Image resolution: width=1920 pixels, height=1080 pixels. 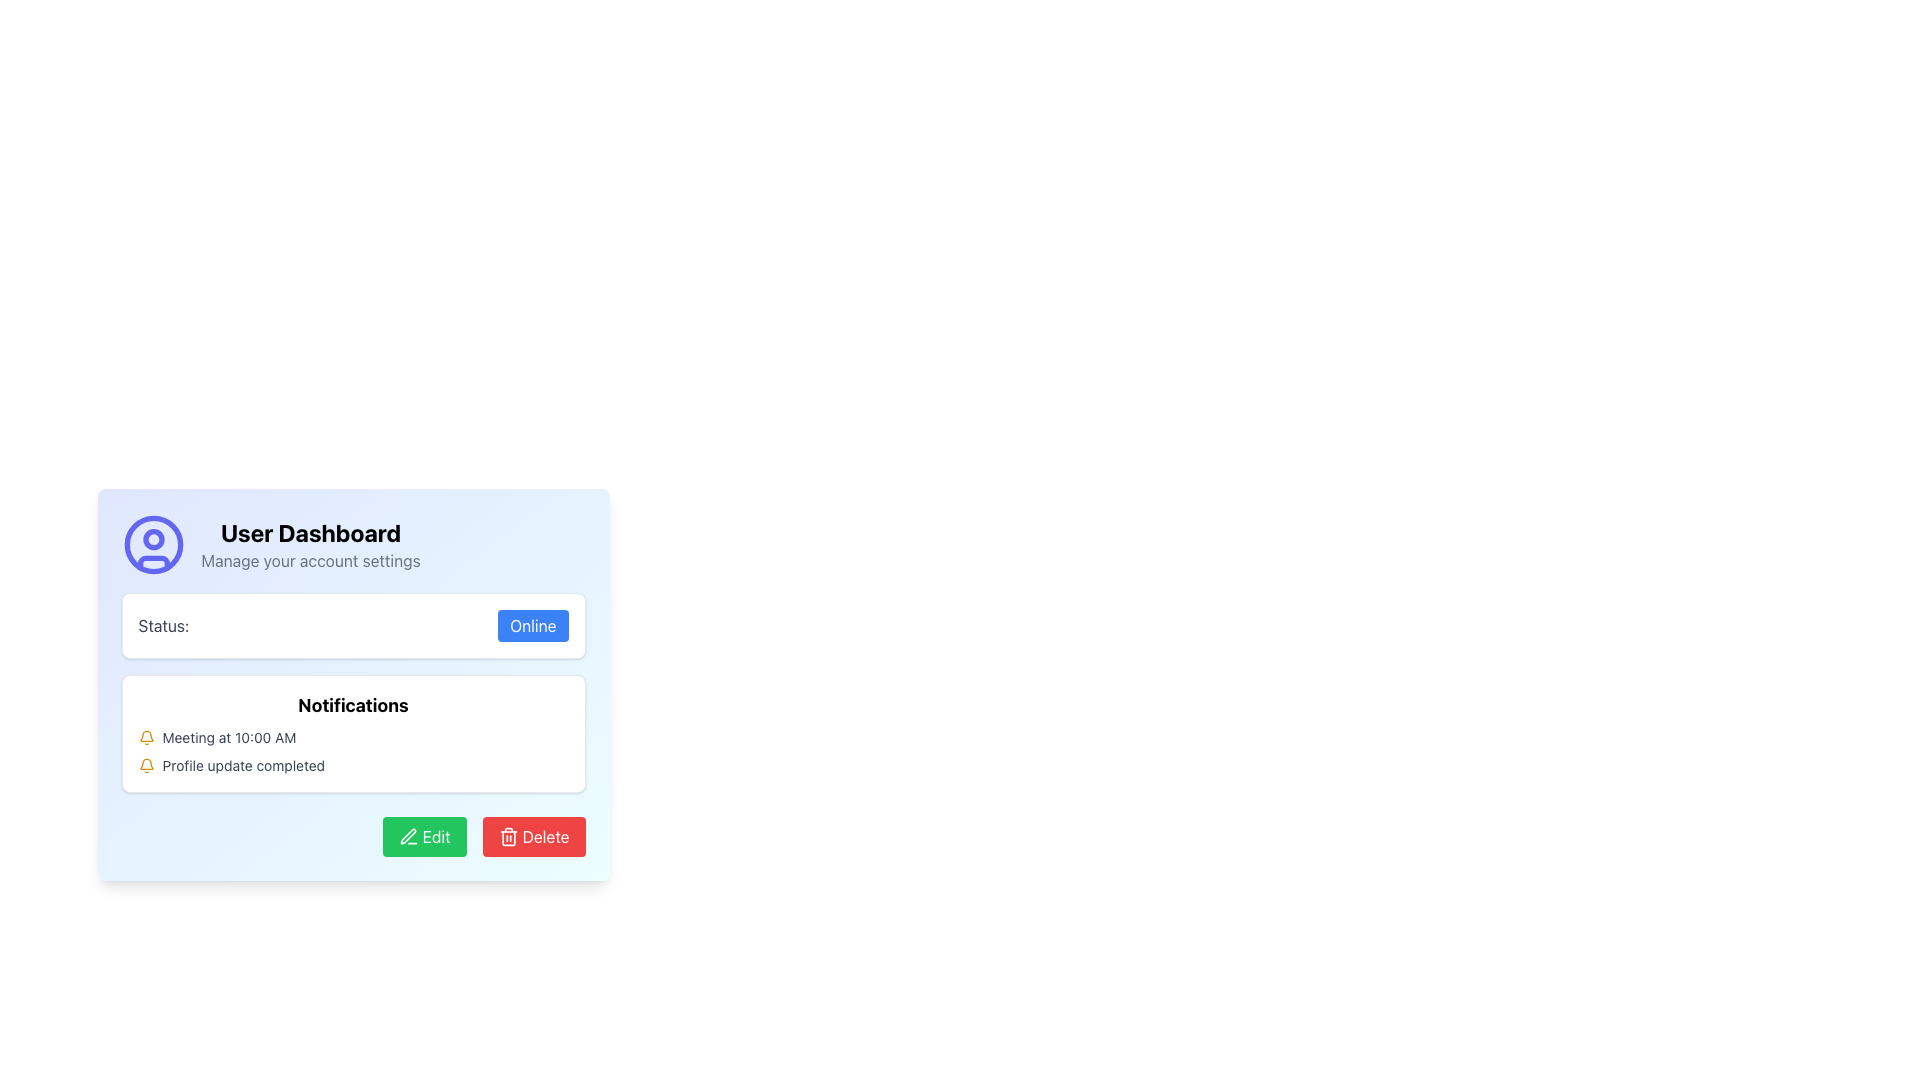 I want to click on the yellow bell icon in the notification panel, which is used for notifications and alerts, so click(x=145, y=764).